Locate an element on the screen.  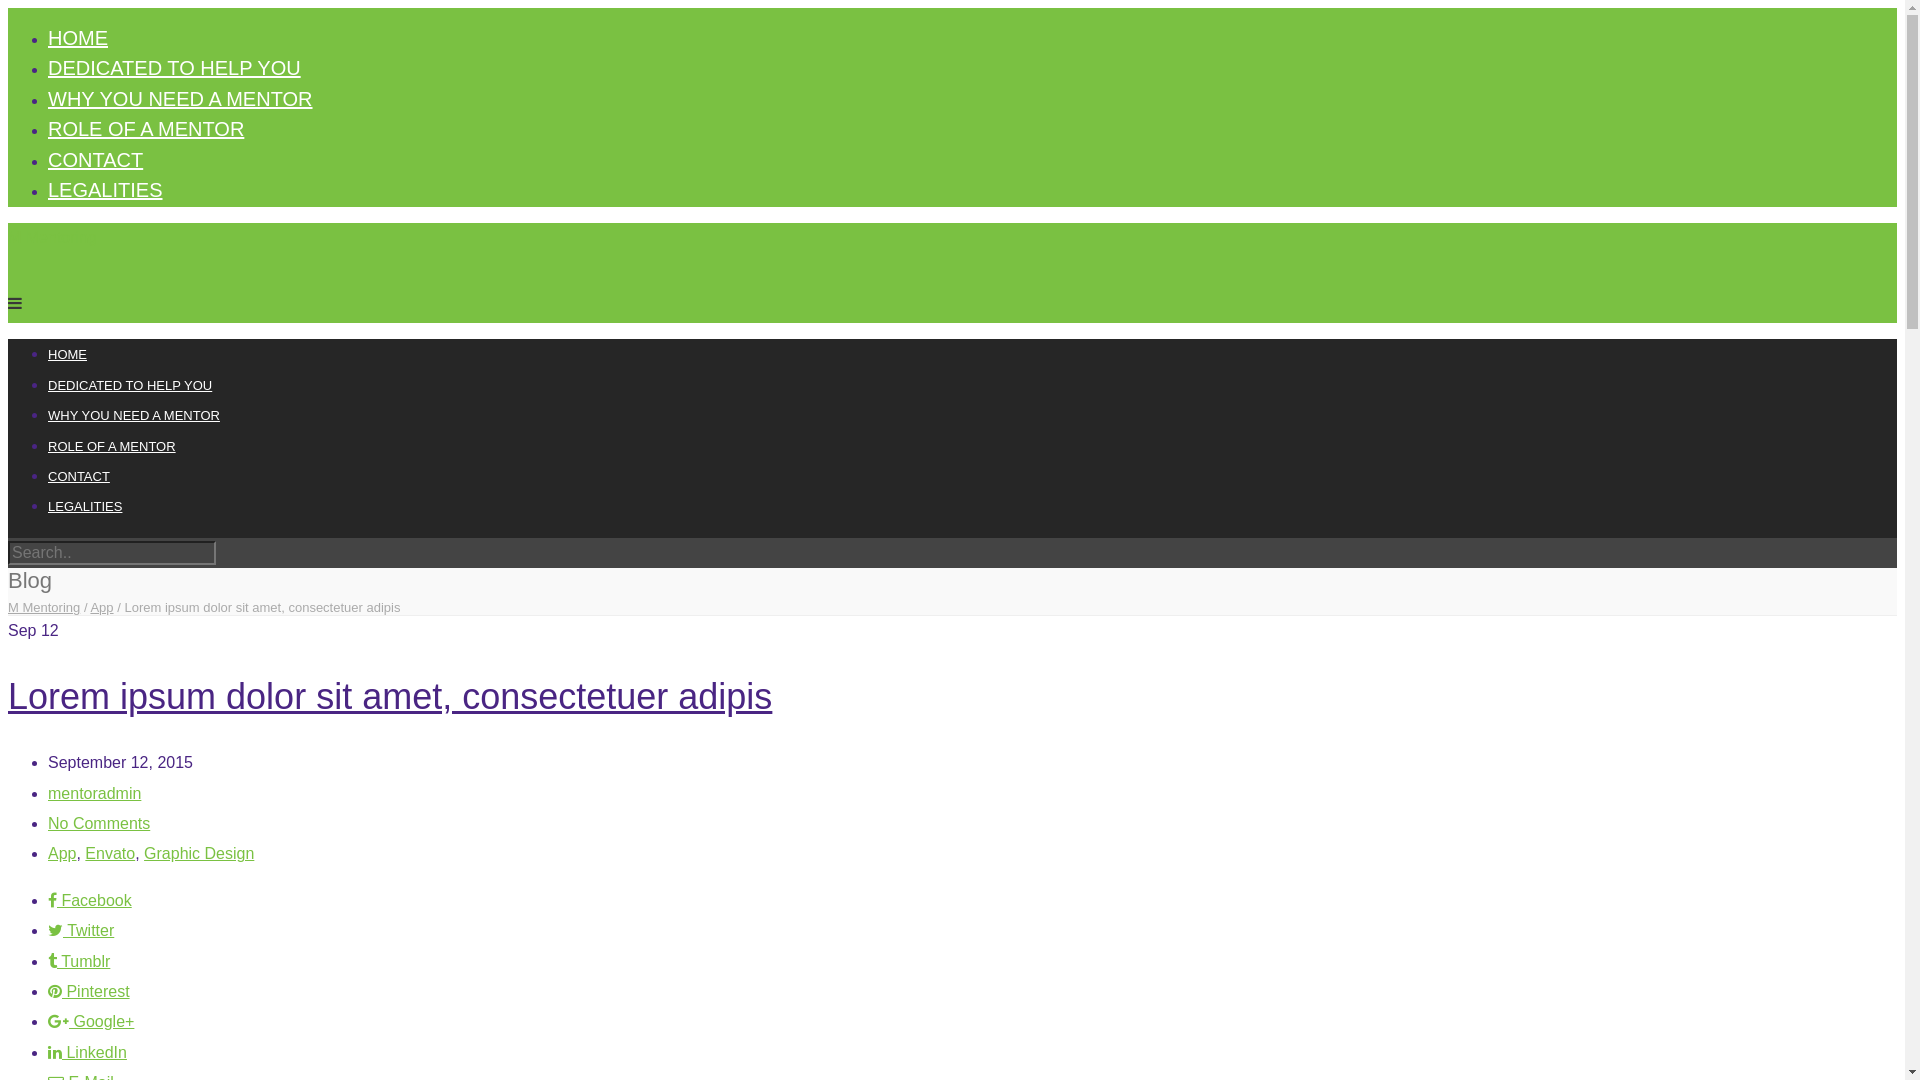
'CONTACT' is located at coordinates (78, 476).